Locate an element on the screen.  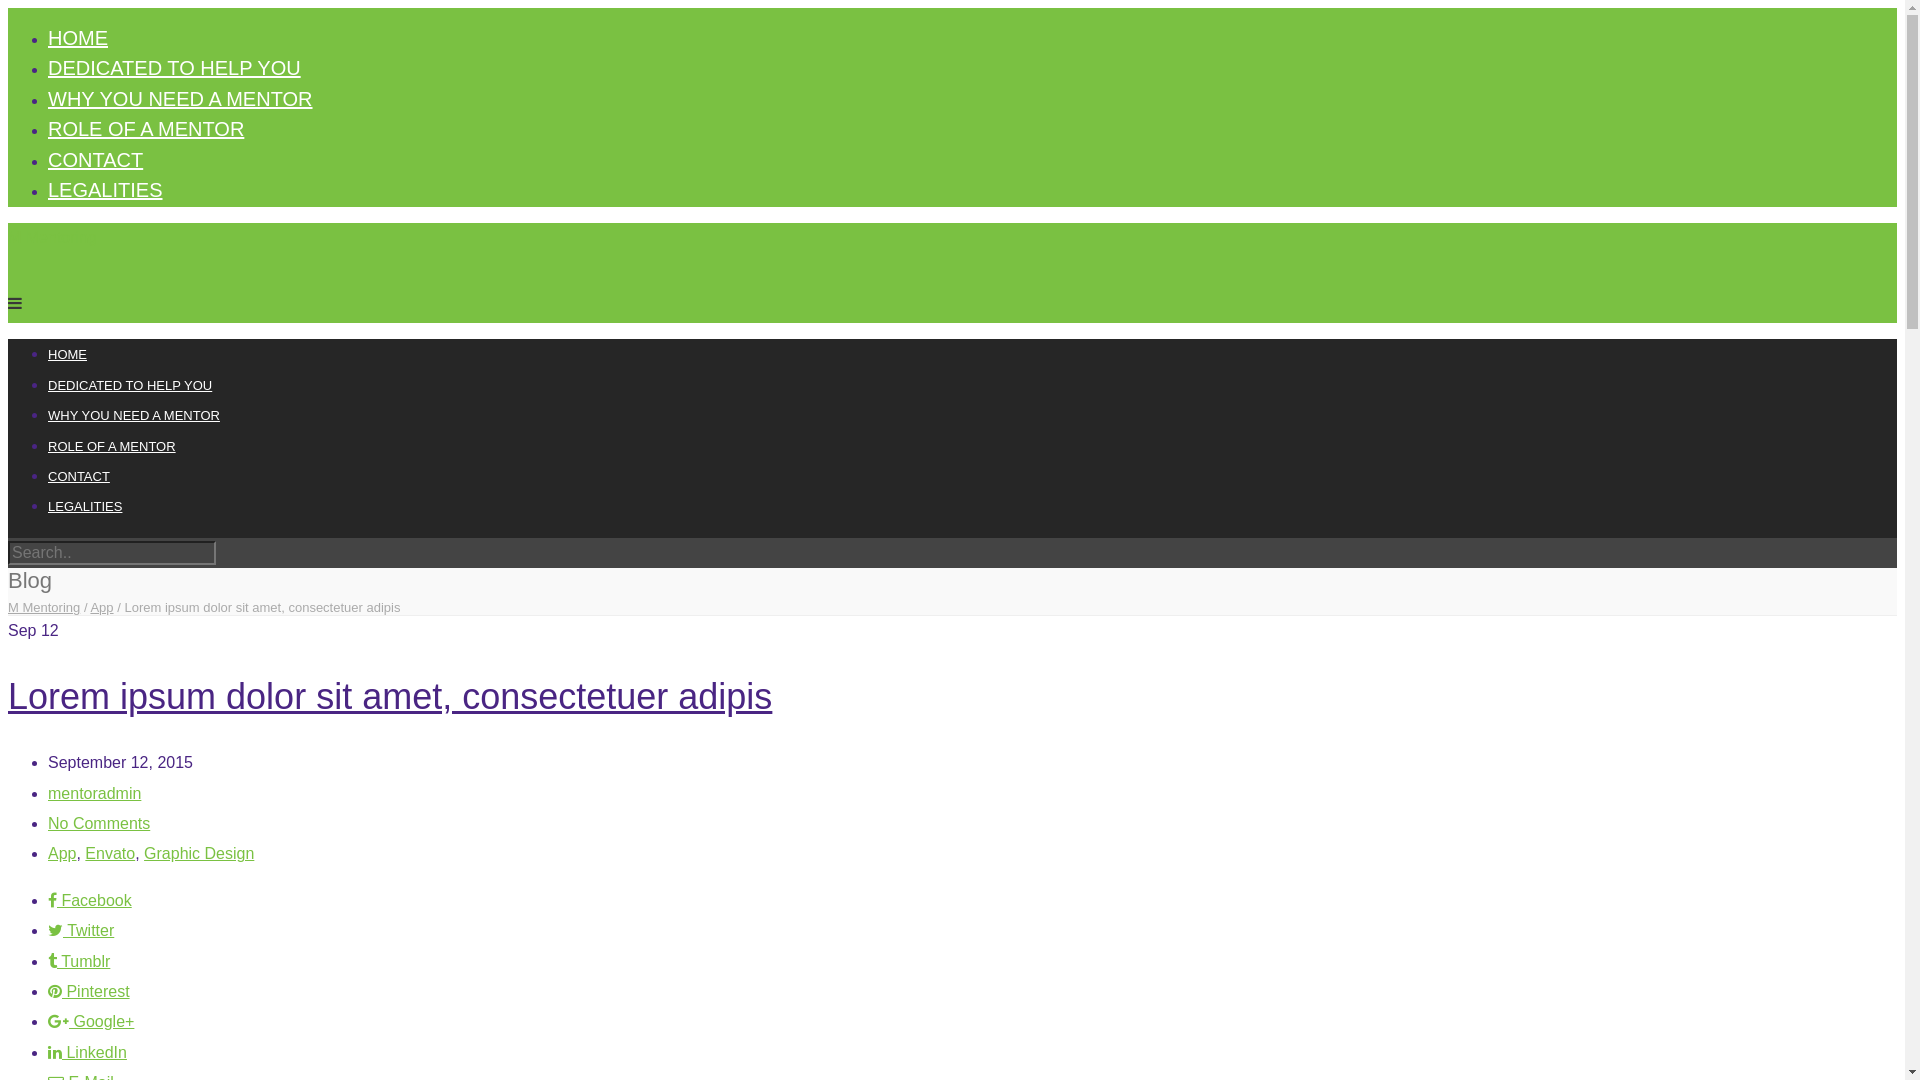
'CONTACT' is located at coordinates (78, 476).